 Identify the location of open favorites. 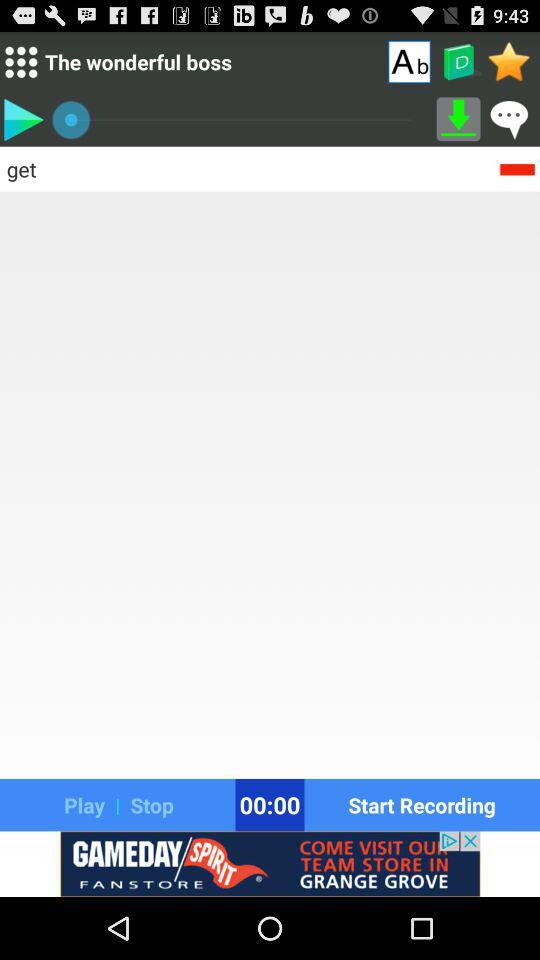
(509, 61).